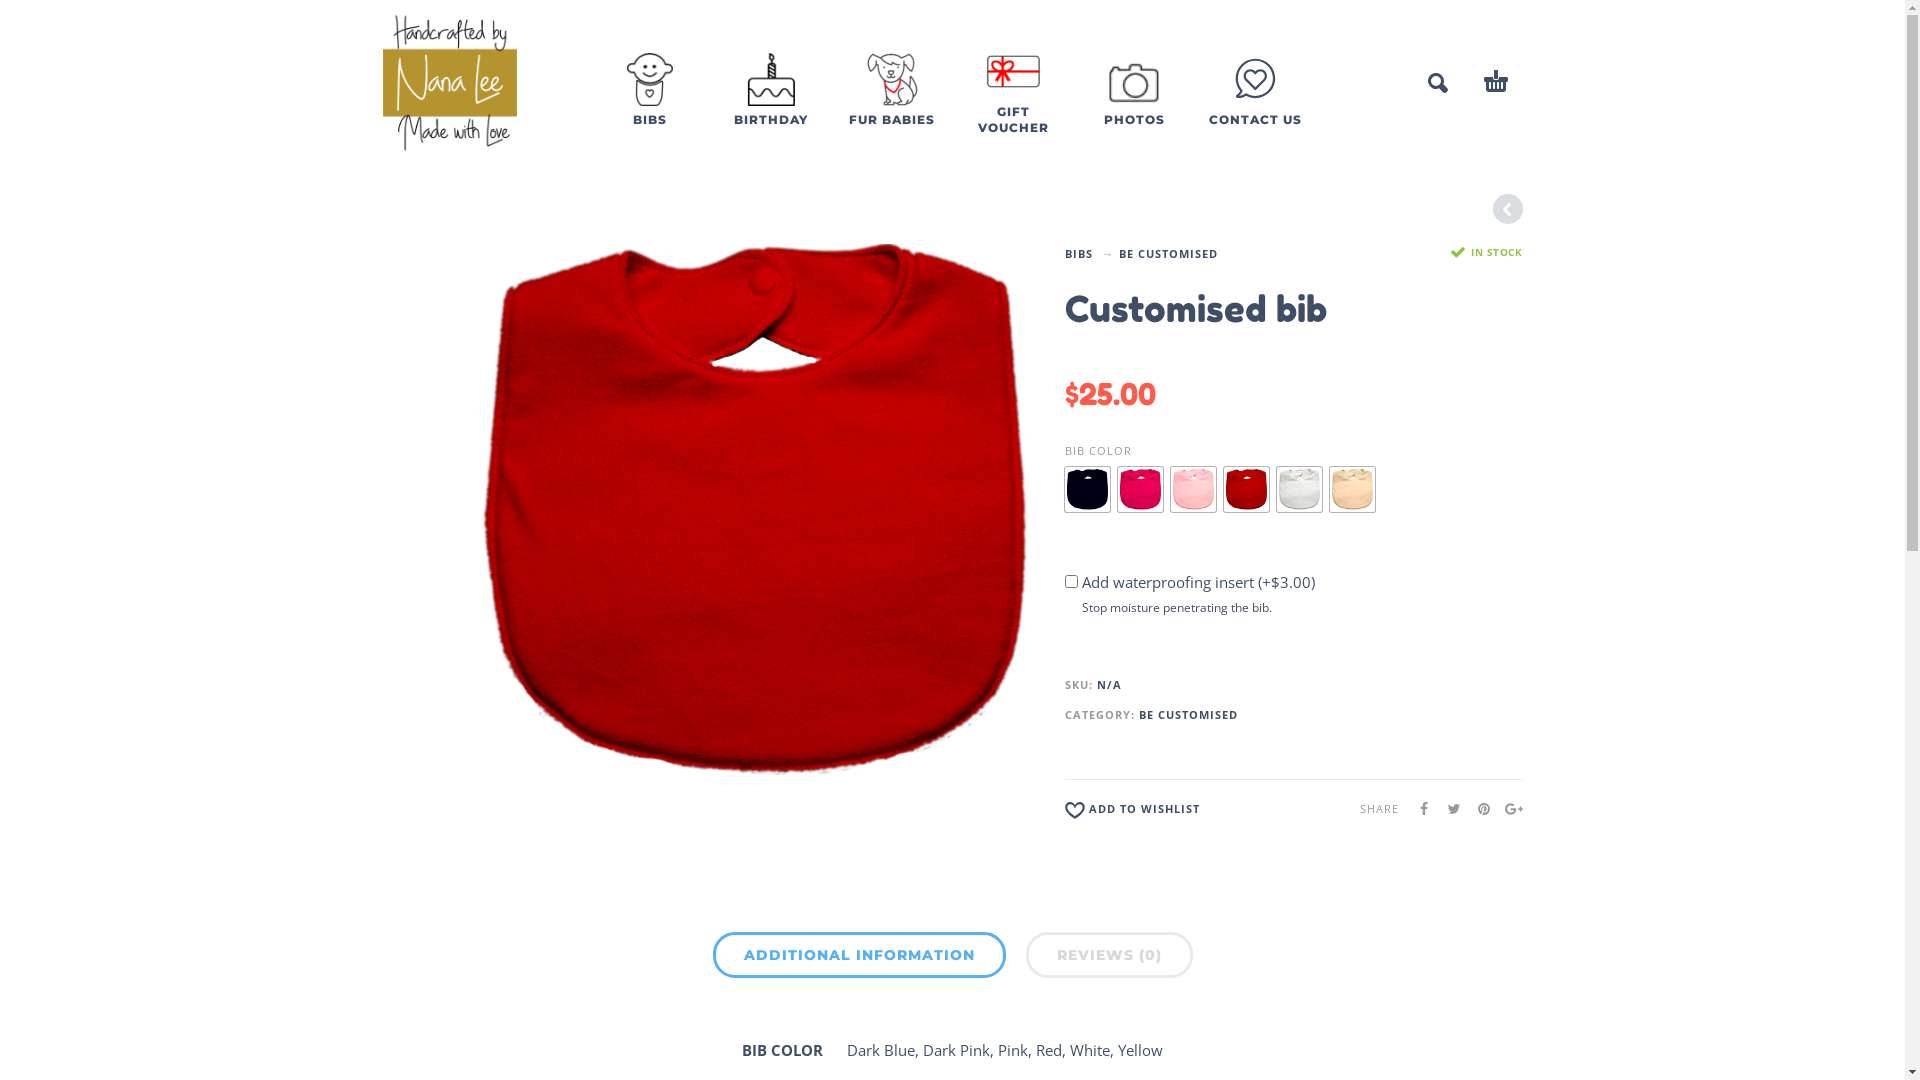  I want to click on 'Red', so click(1223, 489).